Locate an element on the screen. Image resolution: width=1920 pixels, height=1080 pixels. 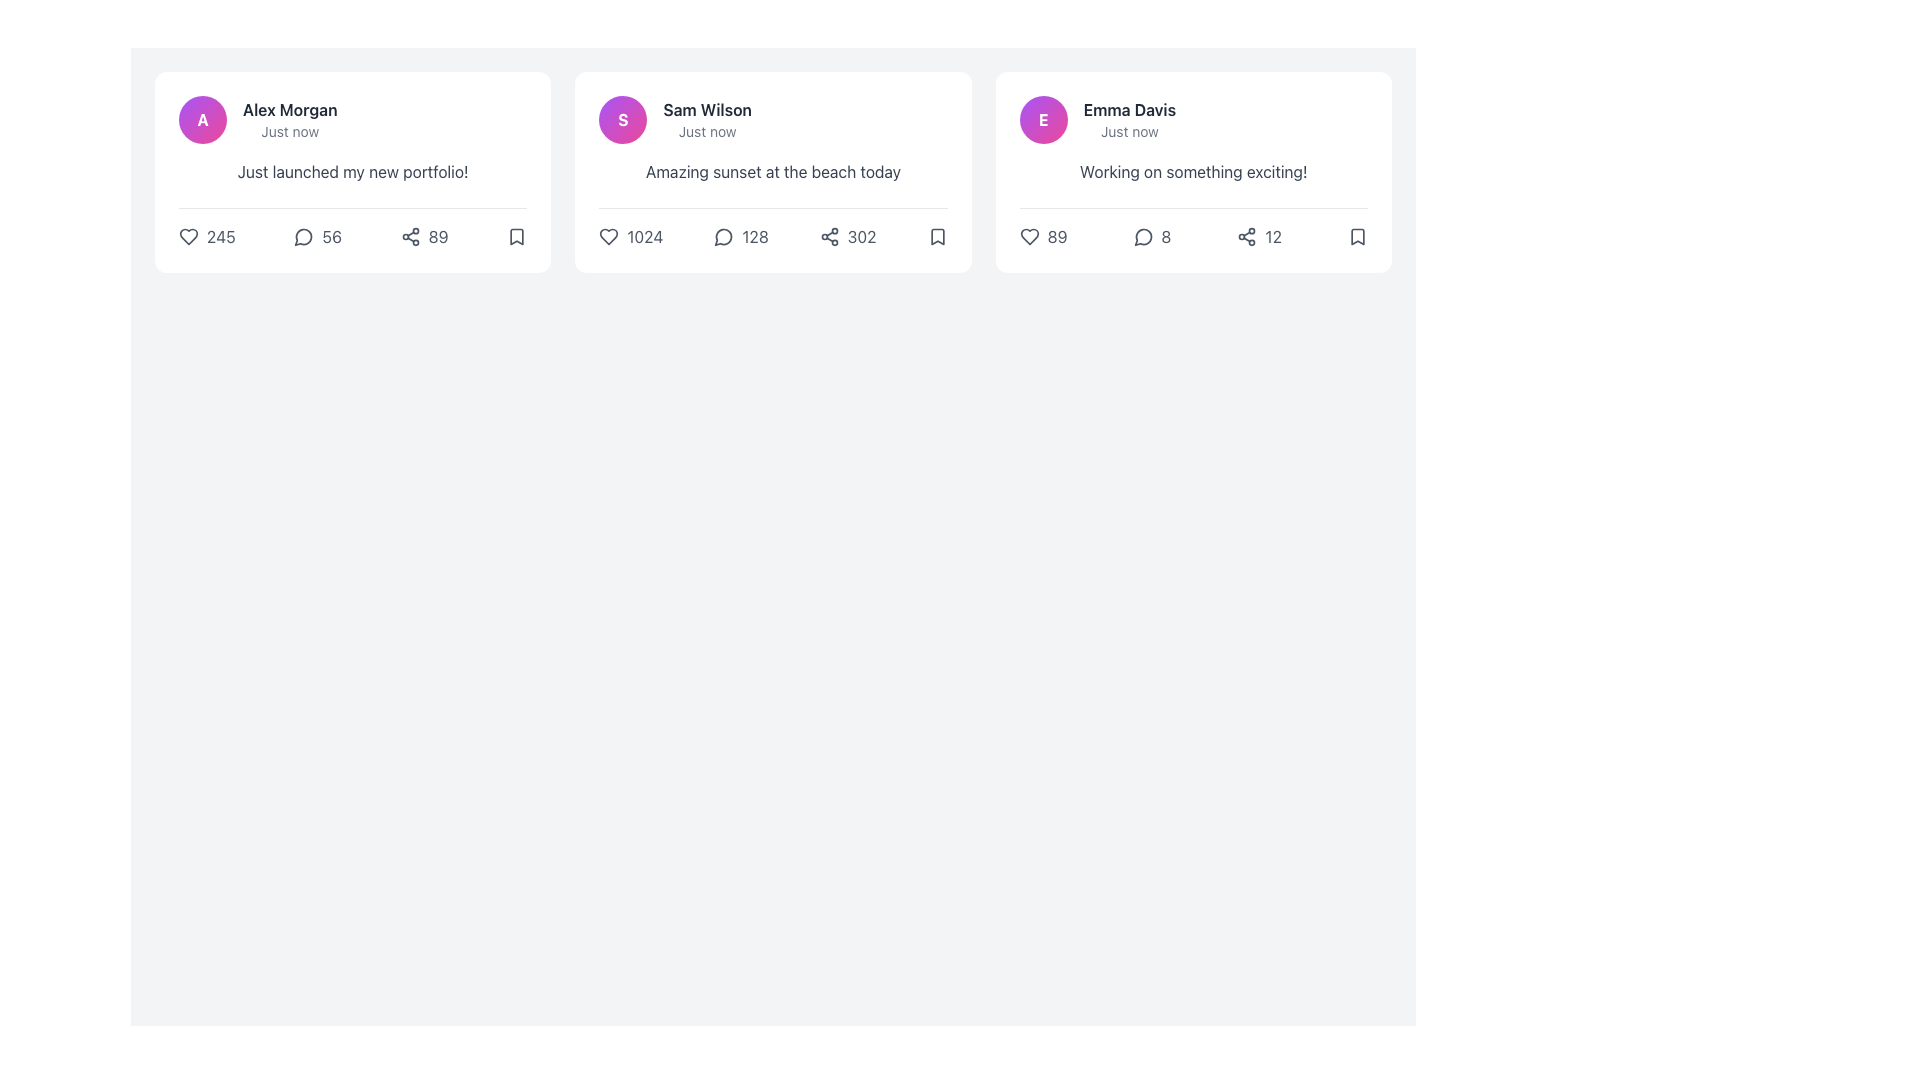
the bookmark icon button, which is the fifth interactive icon in the row of reaction icons below the post by 'Sam Wilson' is located at coordinates (936, 235).